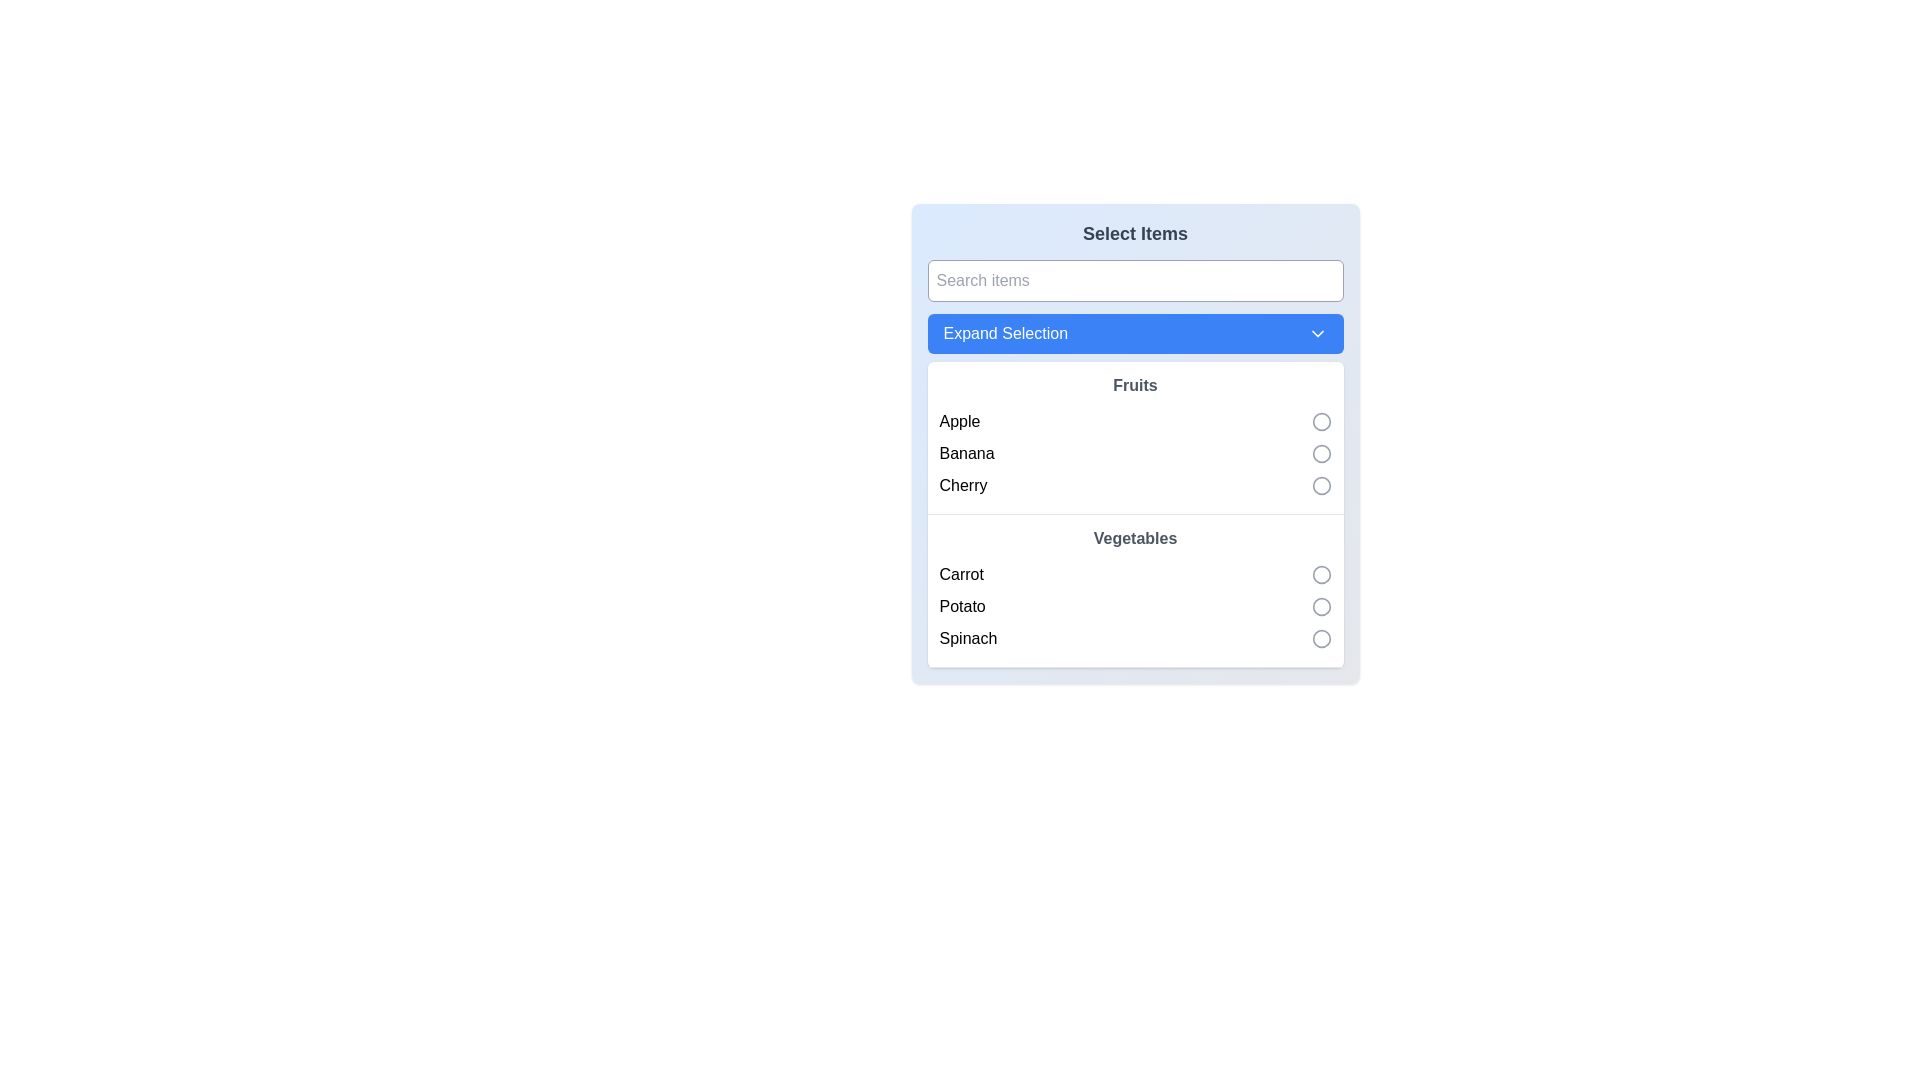 The image size is (1920, 1080). What do you see at coordinates (1321, 605) in the screenshot?
I see `the second radio button under the 'Vegetables' group labeled 'Potato'` at bounding box center [1321, 605].